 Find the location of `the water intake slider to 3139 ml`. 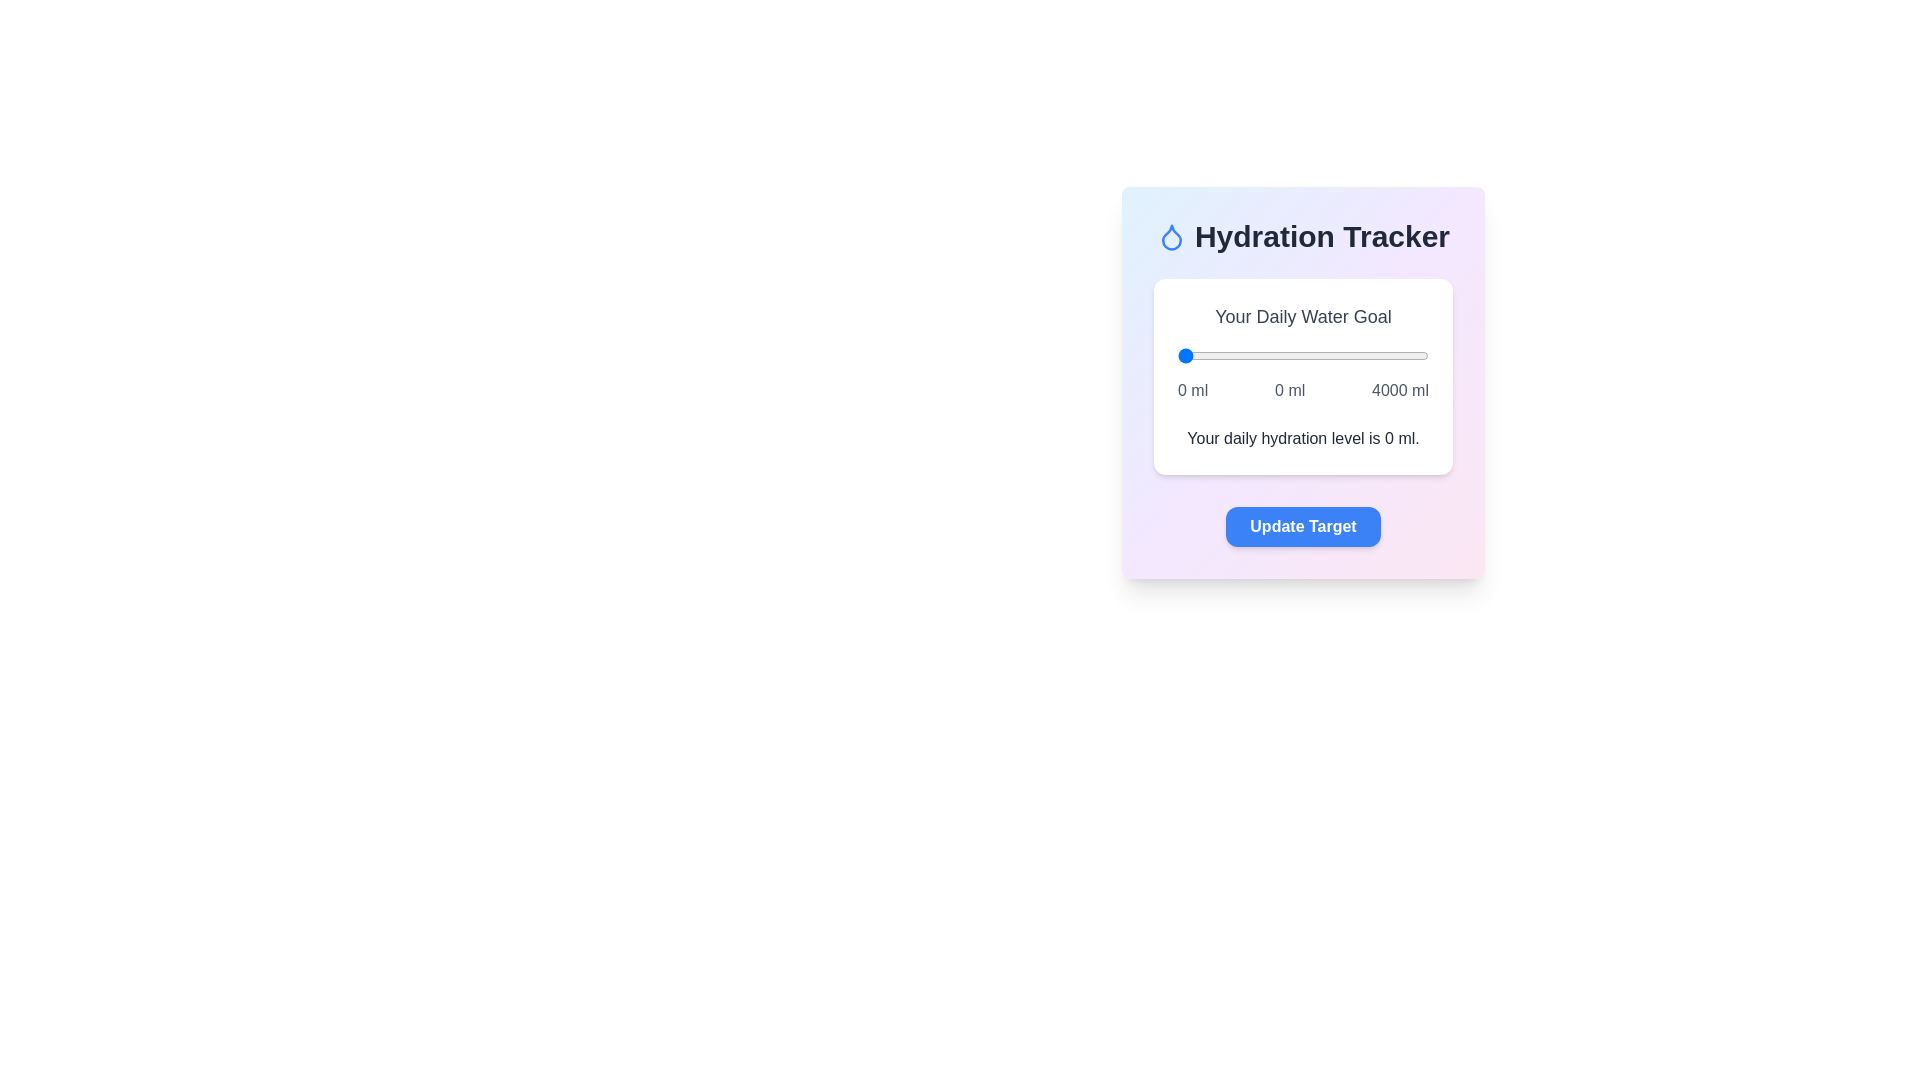

the water intake slider to 3139 ml is located at coordinates (1373, 354).